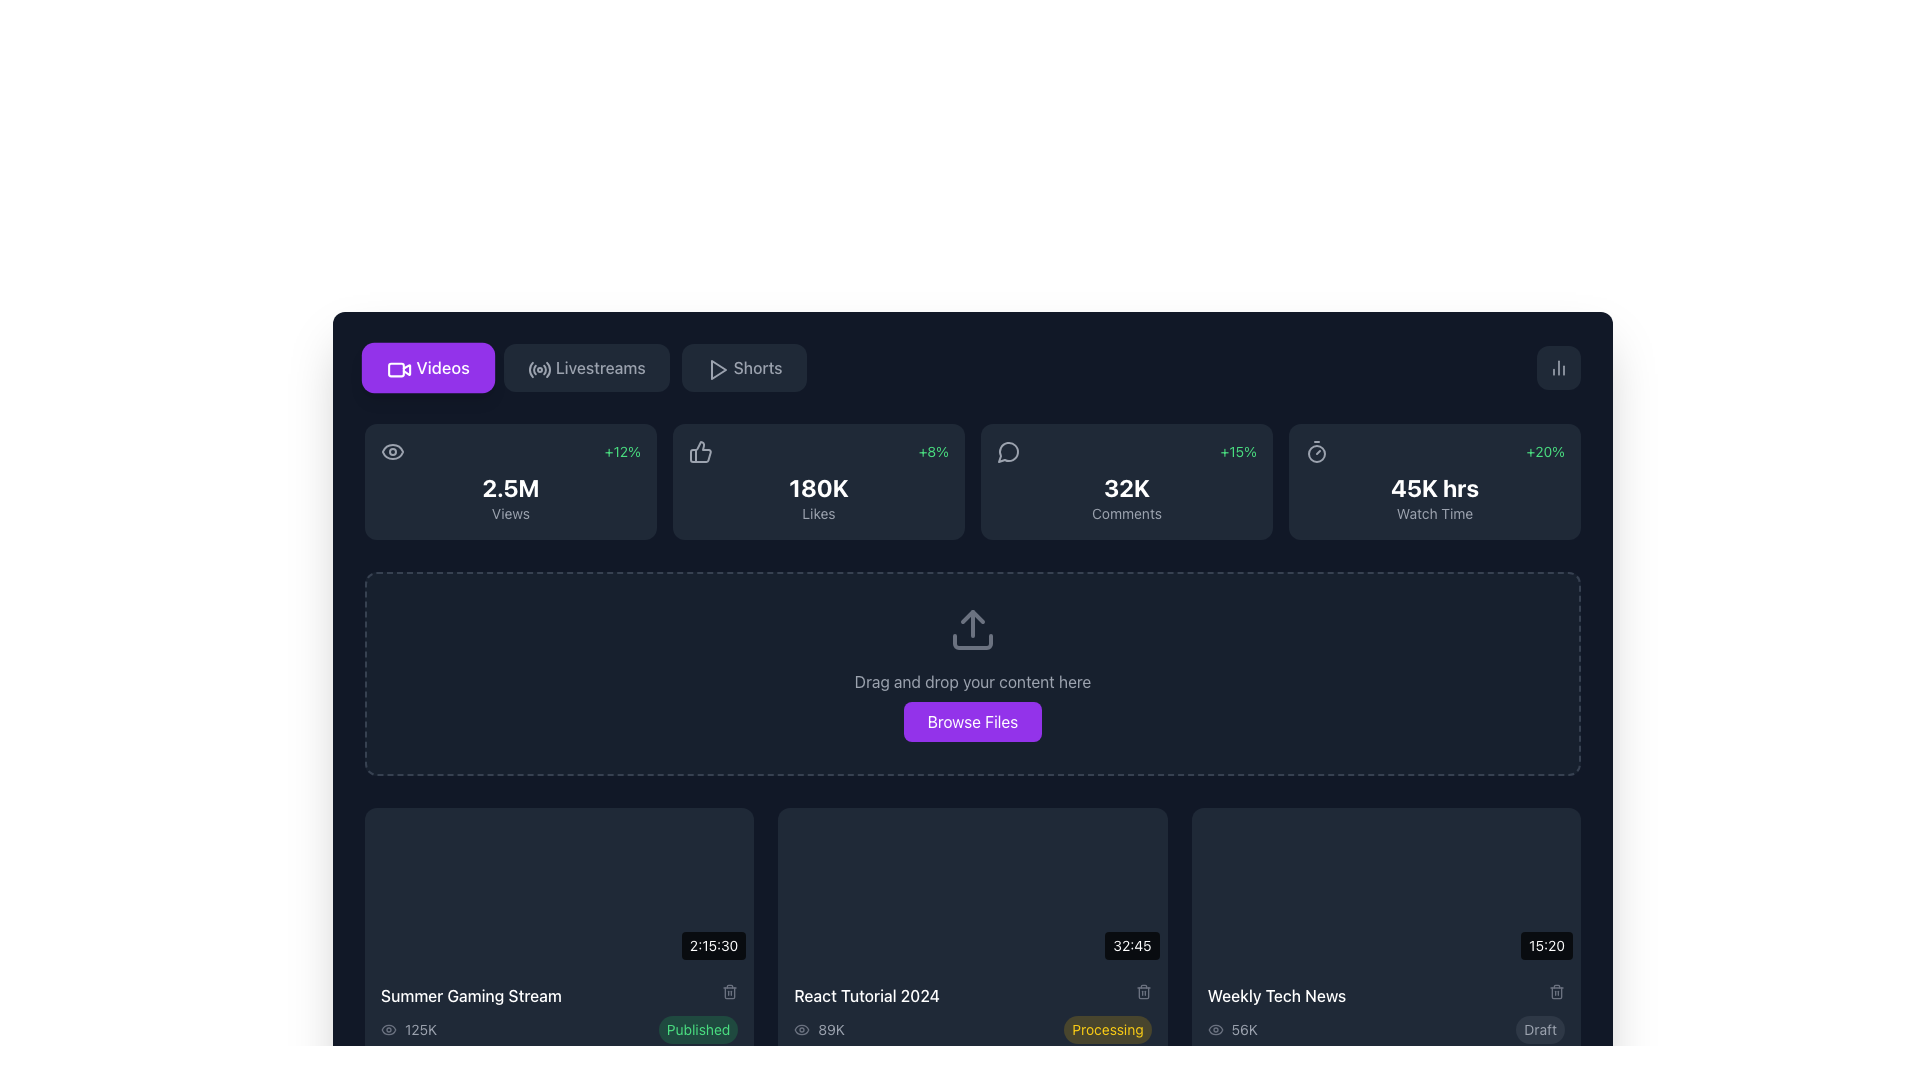 This screenshot has height=1080, width=1920. I want to click on the small button with a bar chart icon located at the top-right corner of the section containing 'Videos', 'Livestreams', and 'Shorts', so click(1558, 367).